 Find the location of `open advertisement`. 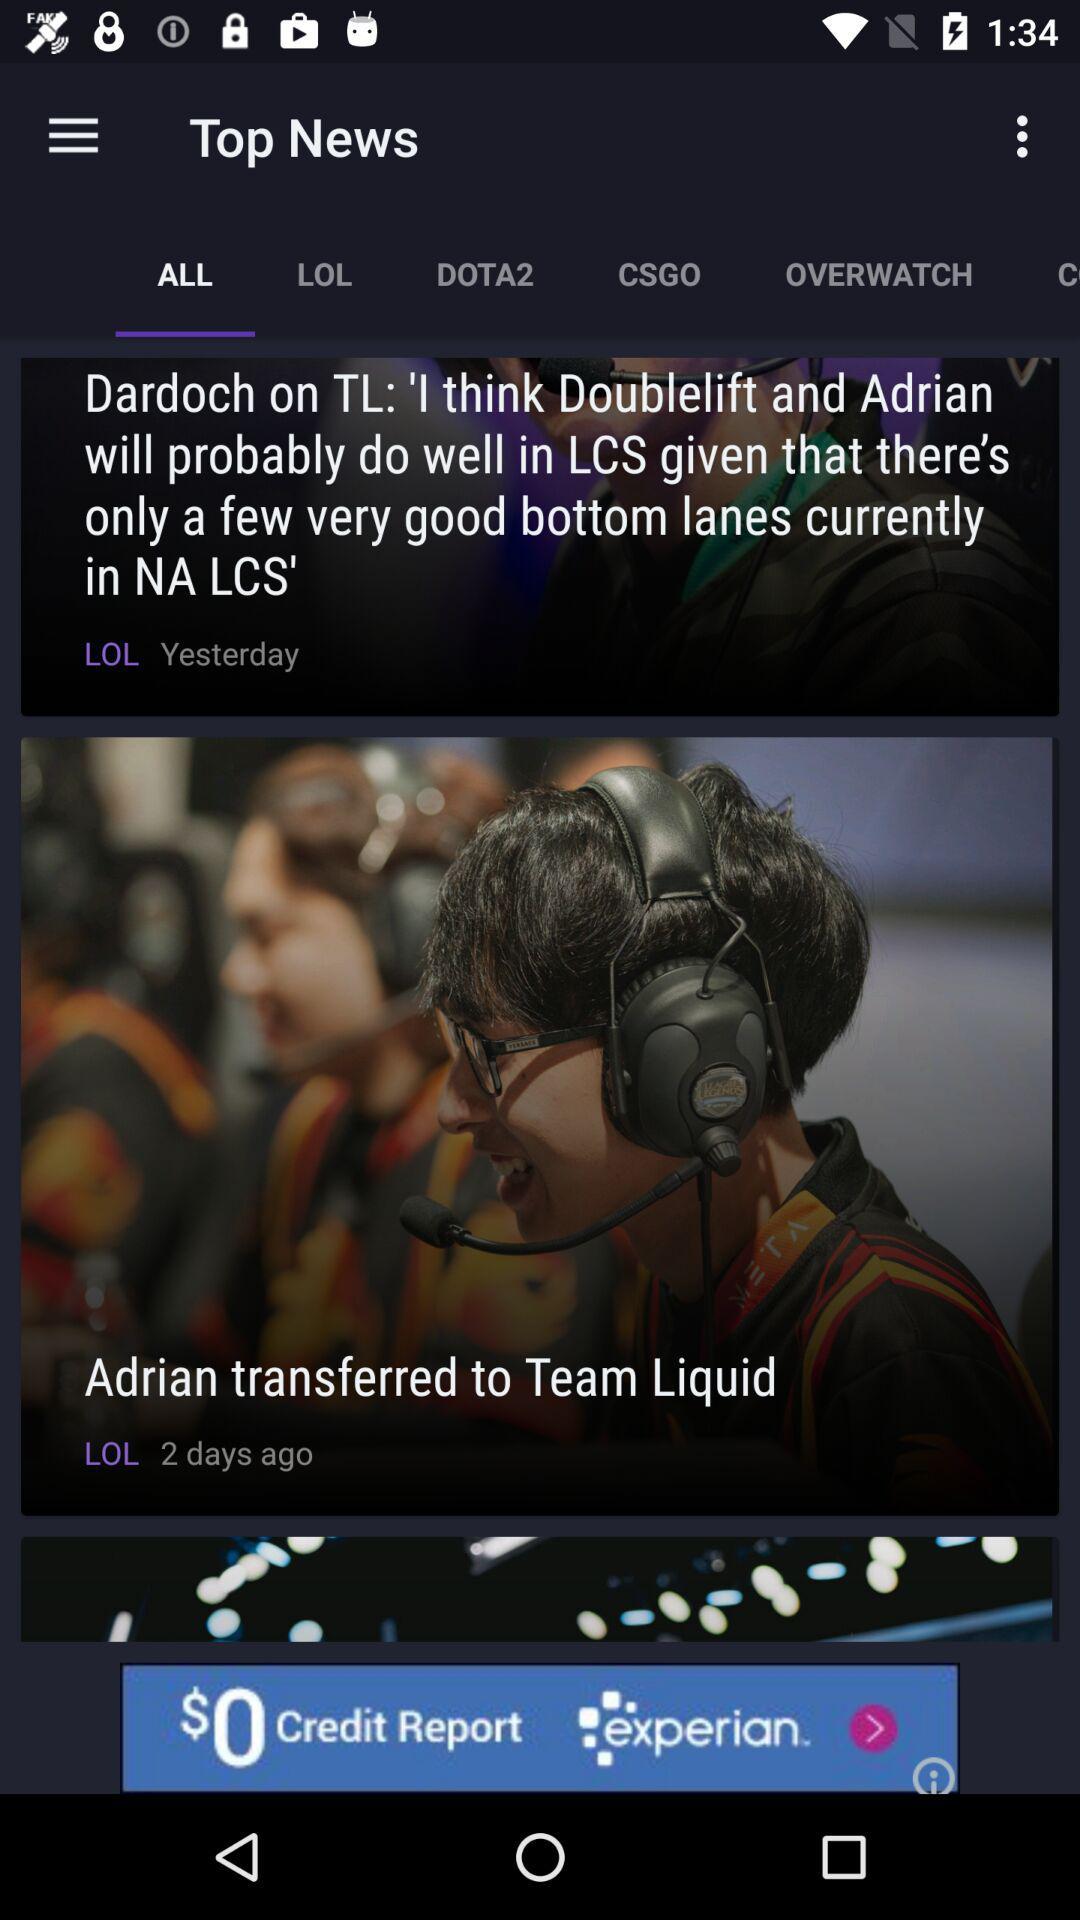

open advertisement is located at coordinates (540, 1727).